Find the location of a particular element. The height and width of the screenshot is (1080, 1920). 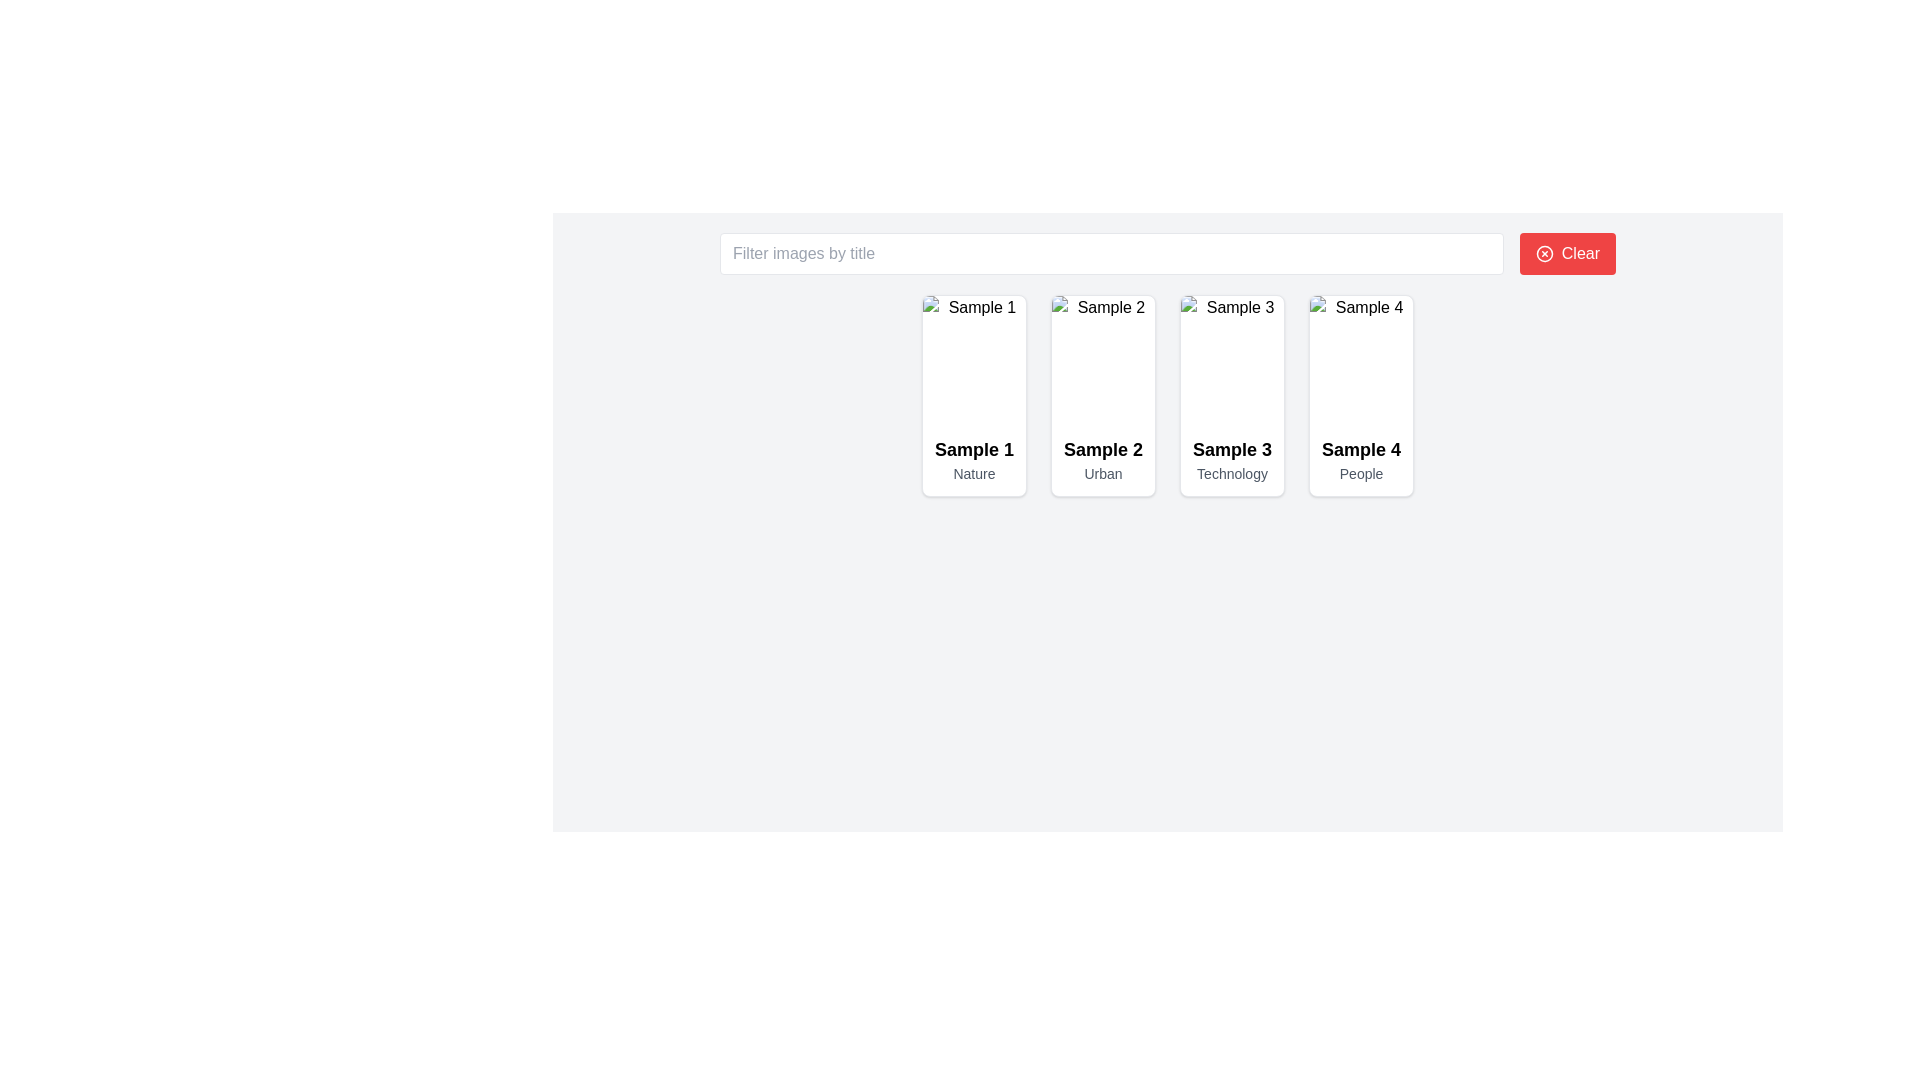

text content of the label displaying 'People', which is located beneath the title 'Sample 4' is located at coordinates (1360, 474).